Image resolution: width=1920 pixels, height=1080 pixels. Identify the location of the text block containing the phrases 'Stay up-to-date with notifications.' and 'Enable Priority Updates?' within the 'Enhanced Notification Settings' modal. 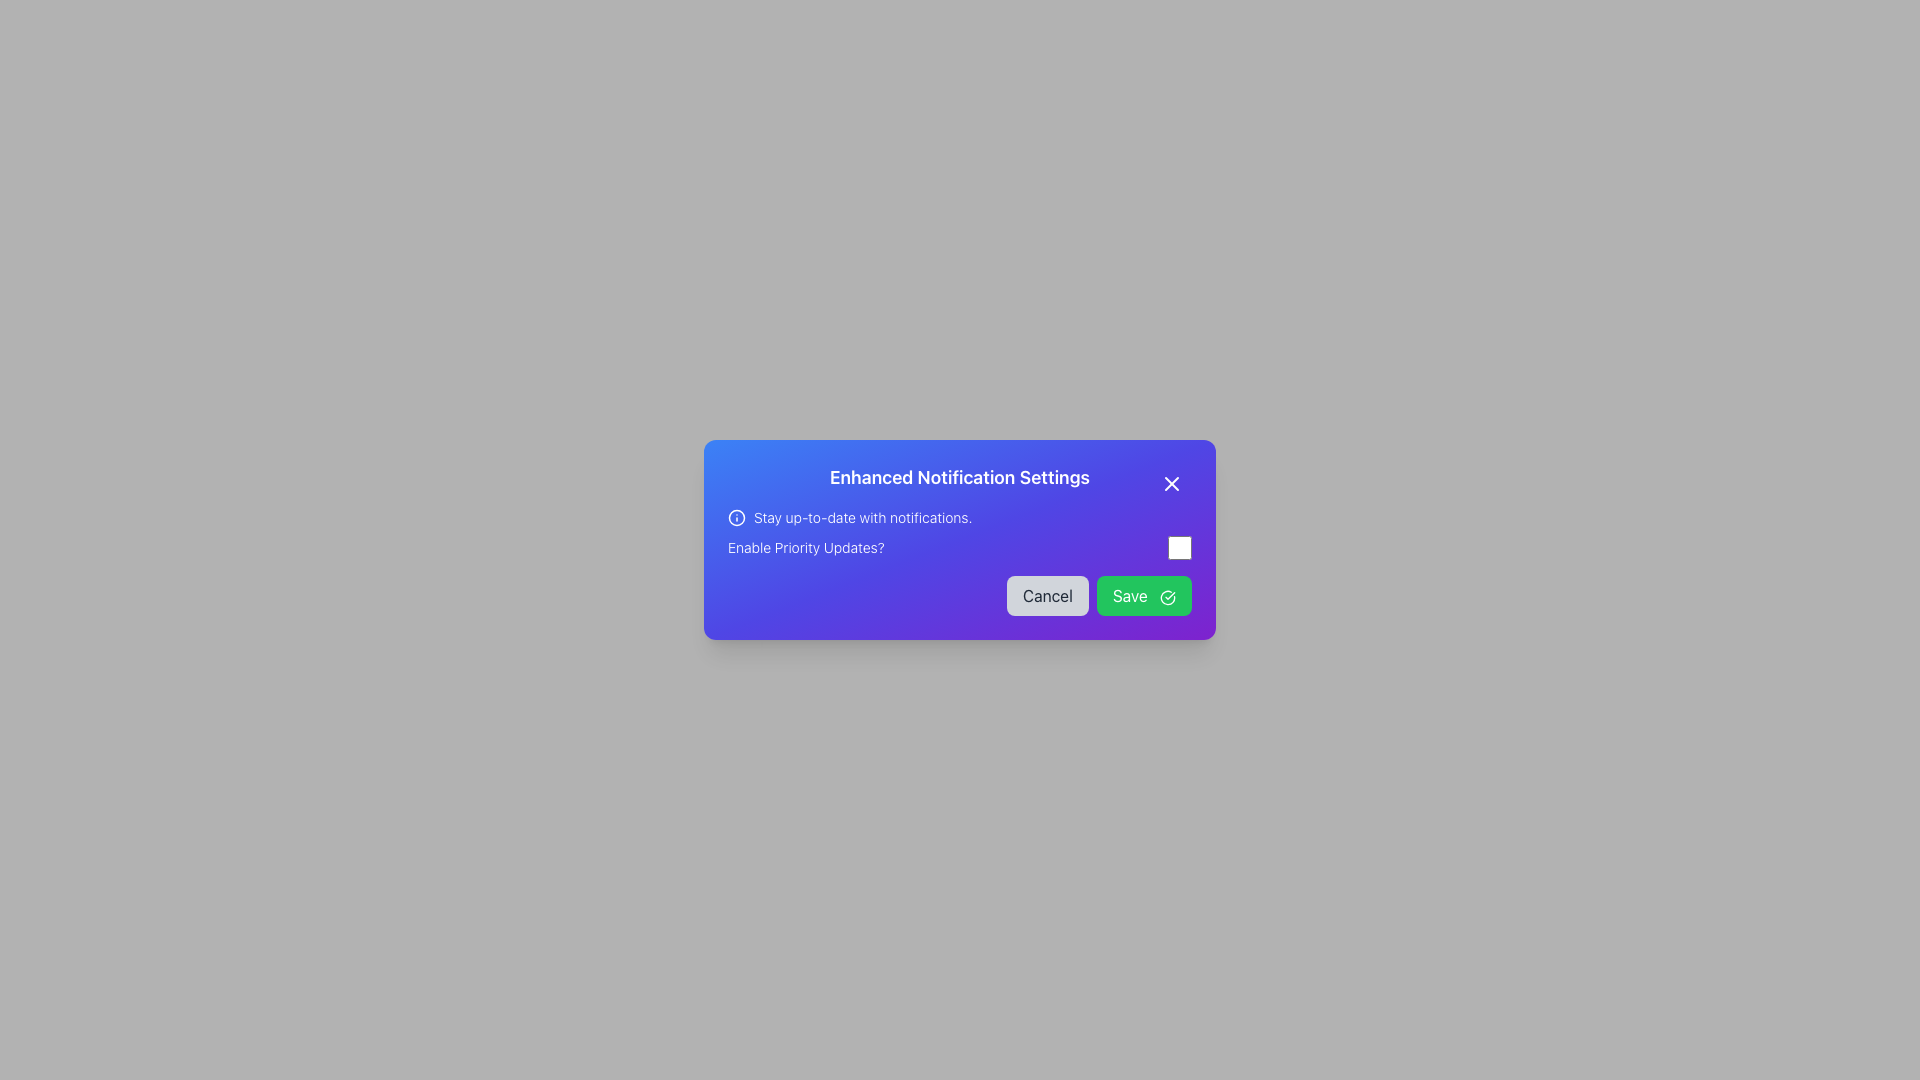
(960, 532).